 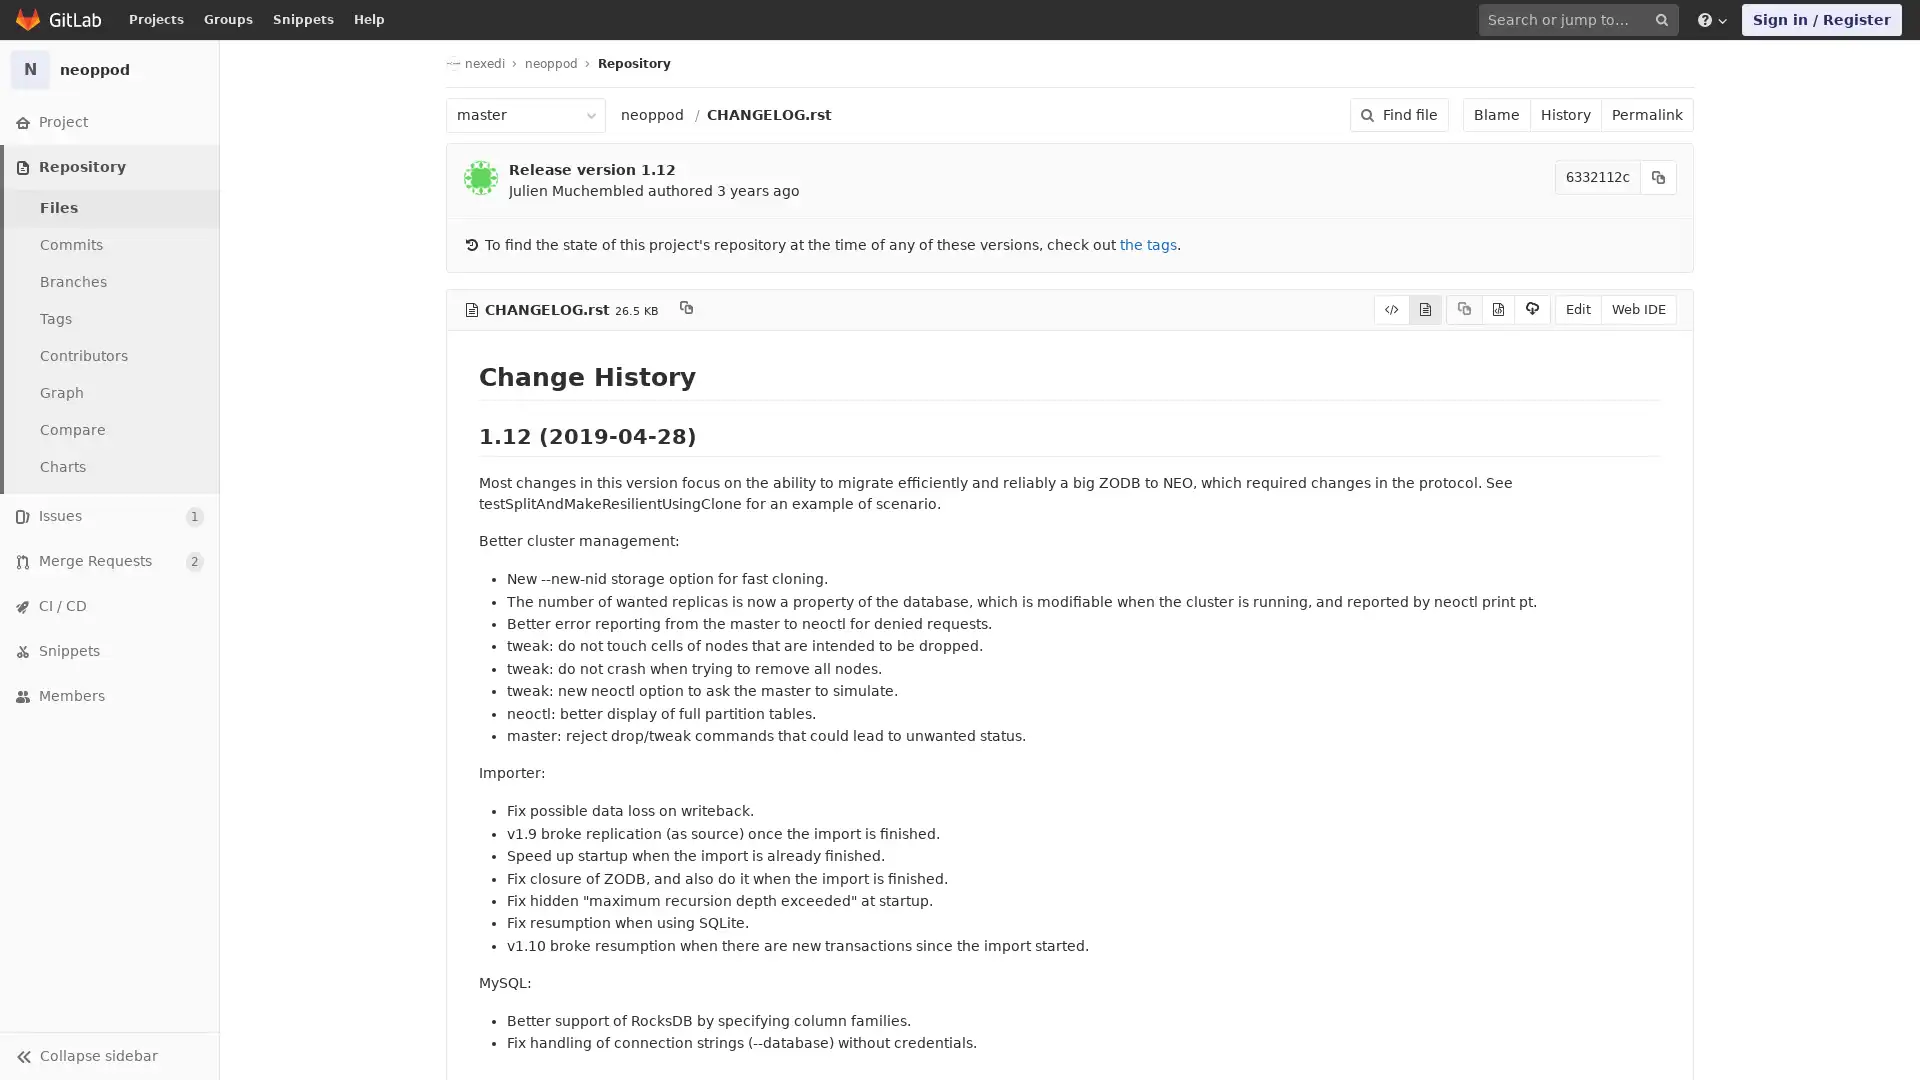 What do you see at coordinates (1464, 309) in the screenshot?
I see `Copy source to clipboard` at bounding box center [1464, 309].